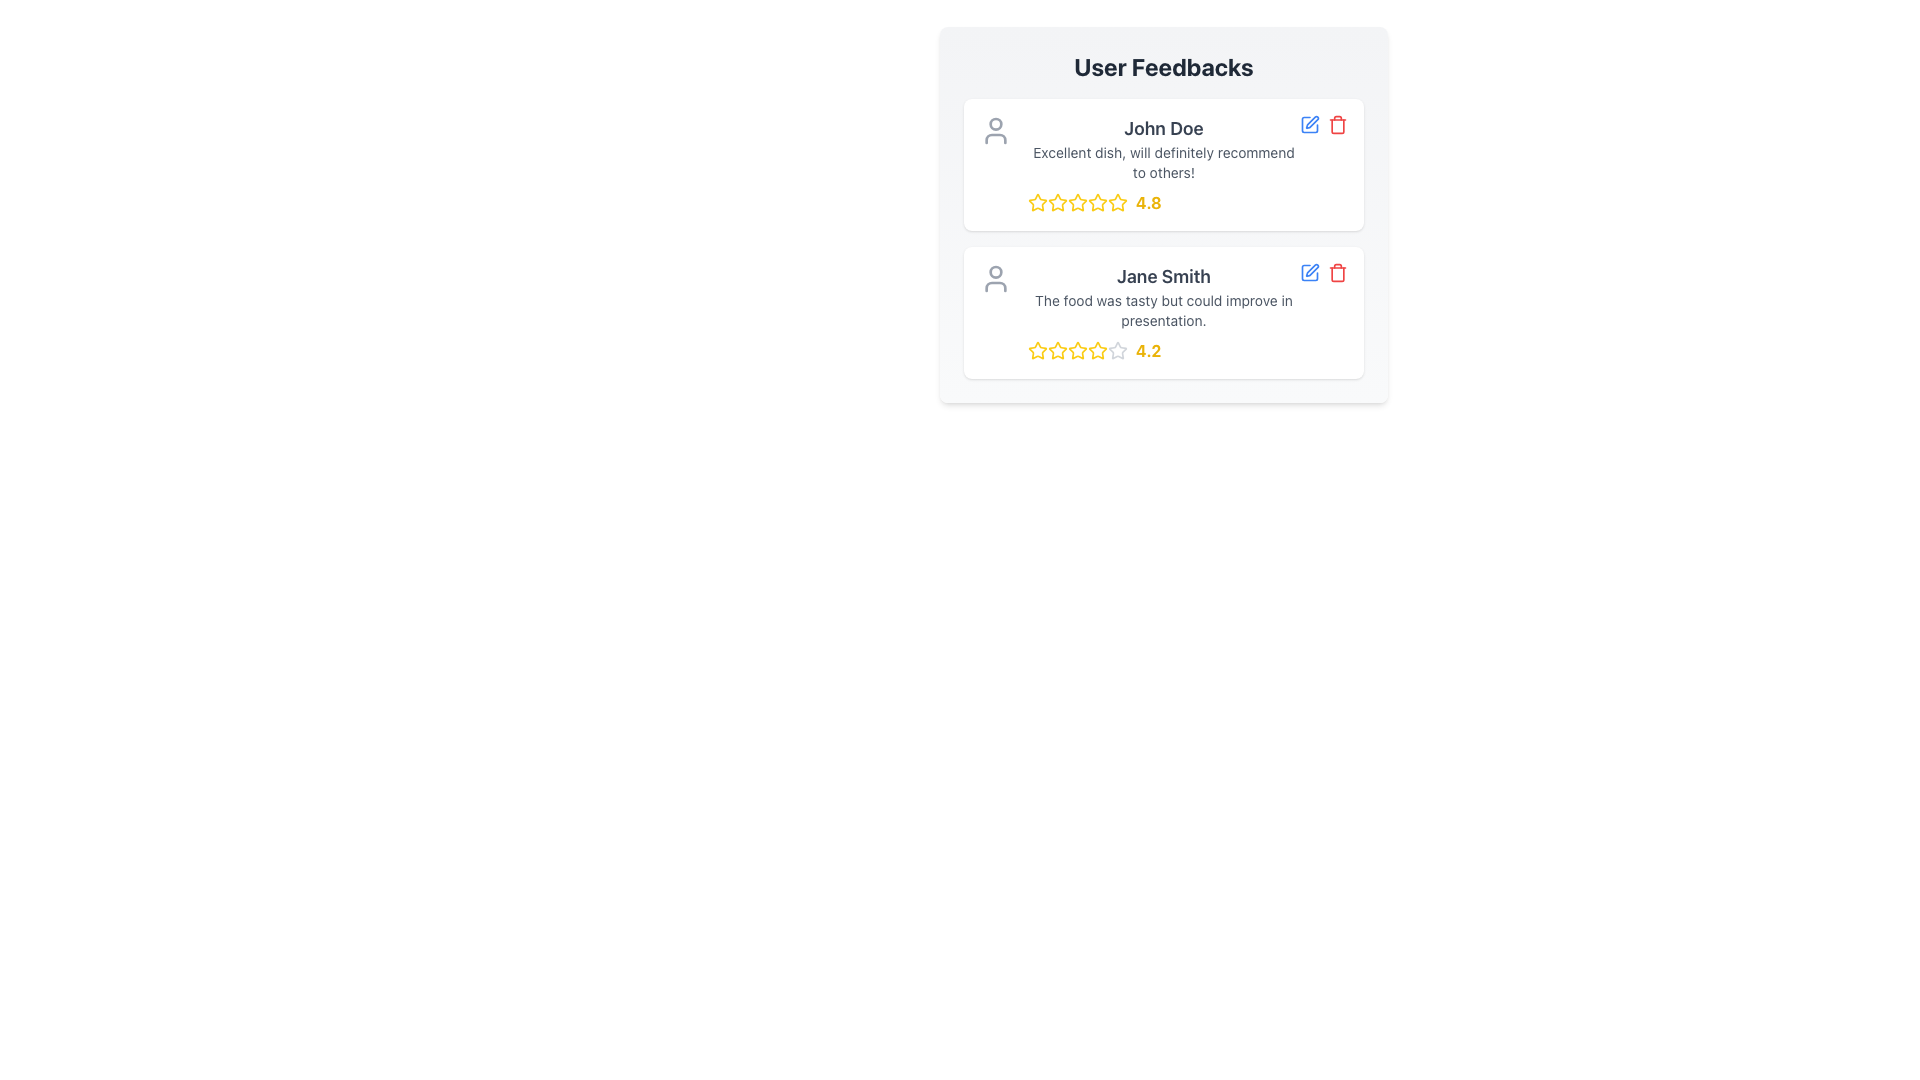 This screenshot has height=1080, width=1920. I want to click on the fourth star icon in the rating component, which has a hollow white center and a thin gray border, located in the second user feedback card, so click(1117, 349).